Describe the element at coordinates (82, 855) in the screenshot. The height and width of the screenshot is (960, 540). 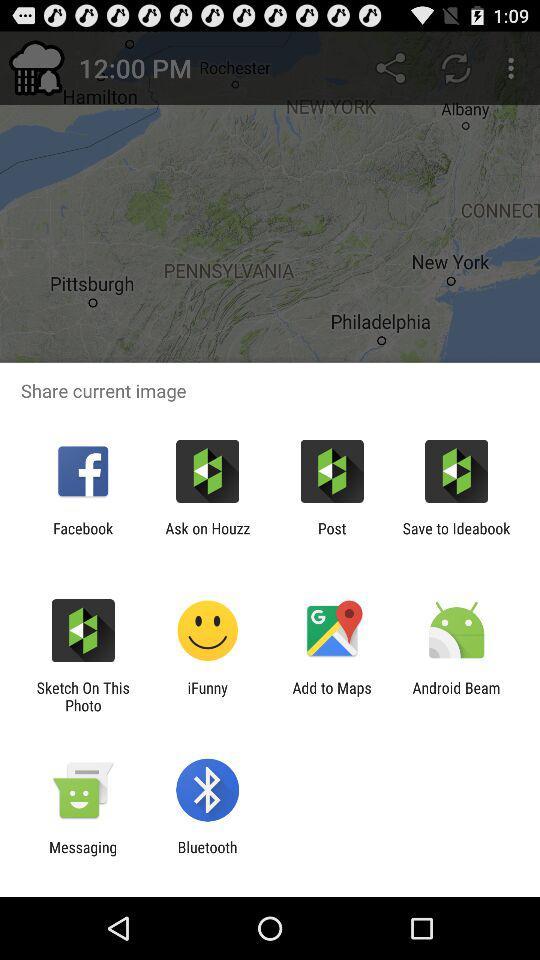
I see `the item to the left of bluetooth item` at that location.